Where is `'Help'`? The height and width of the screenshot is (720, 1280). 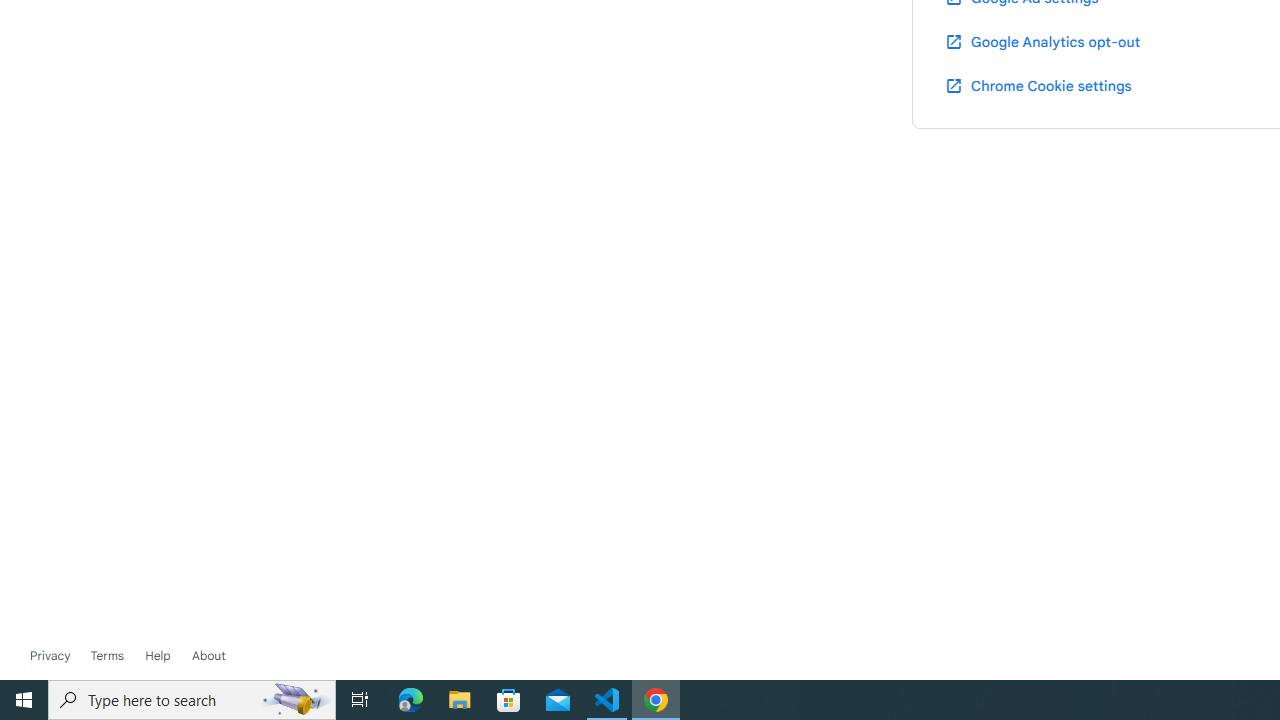 'Help' is located at coordinates (157, 655).